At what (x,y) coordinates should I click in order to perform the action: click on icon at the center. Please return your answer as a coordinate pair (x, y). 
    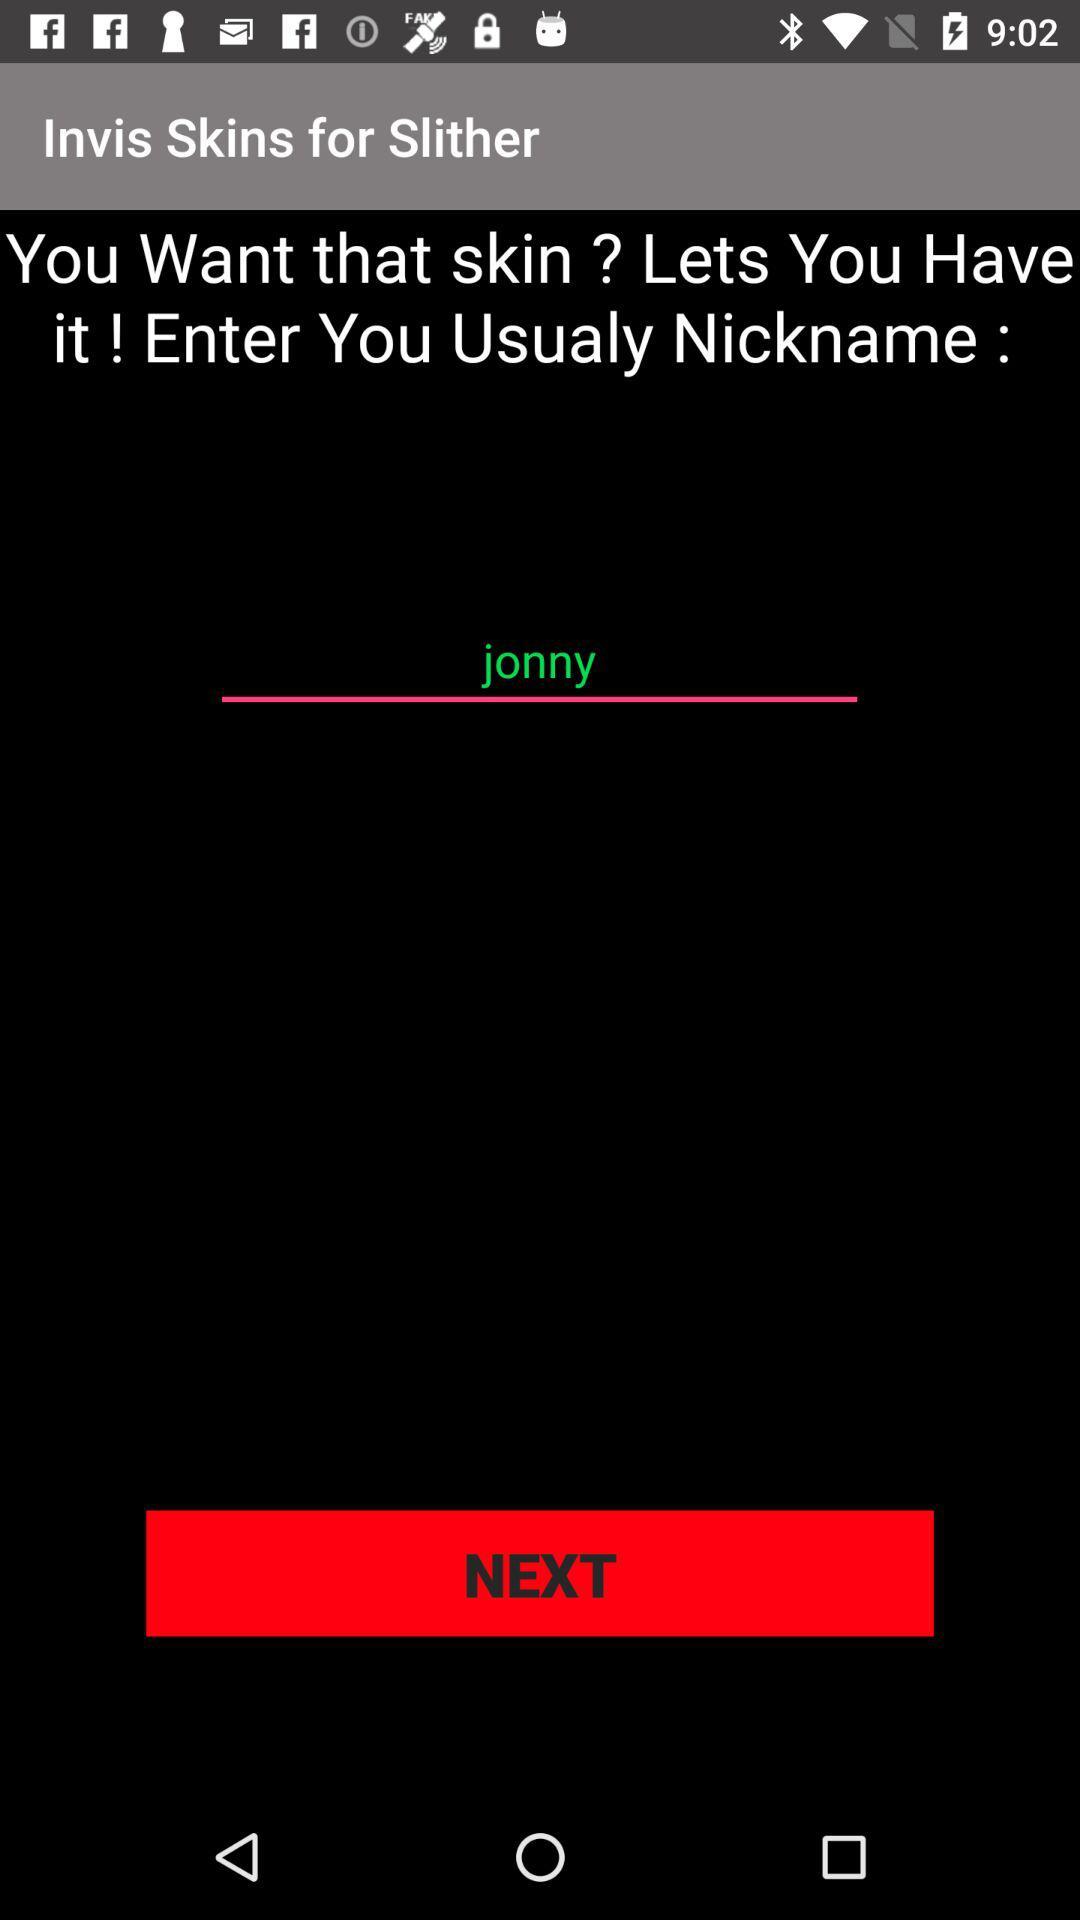
    Looking at the image, I should click on (538, 660).